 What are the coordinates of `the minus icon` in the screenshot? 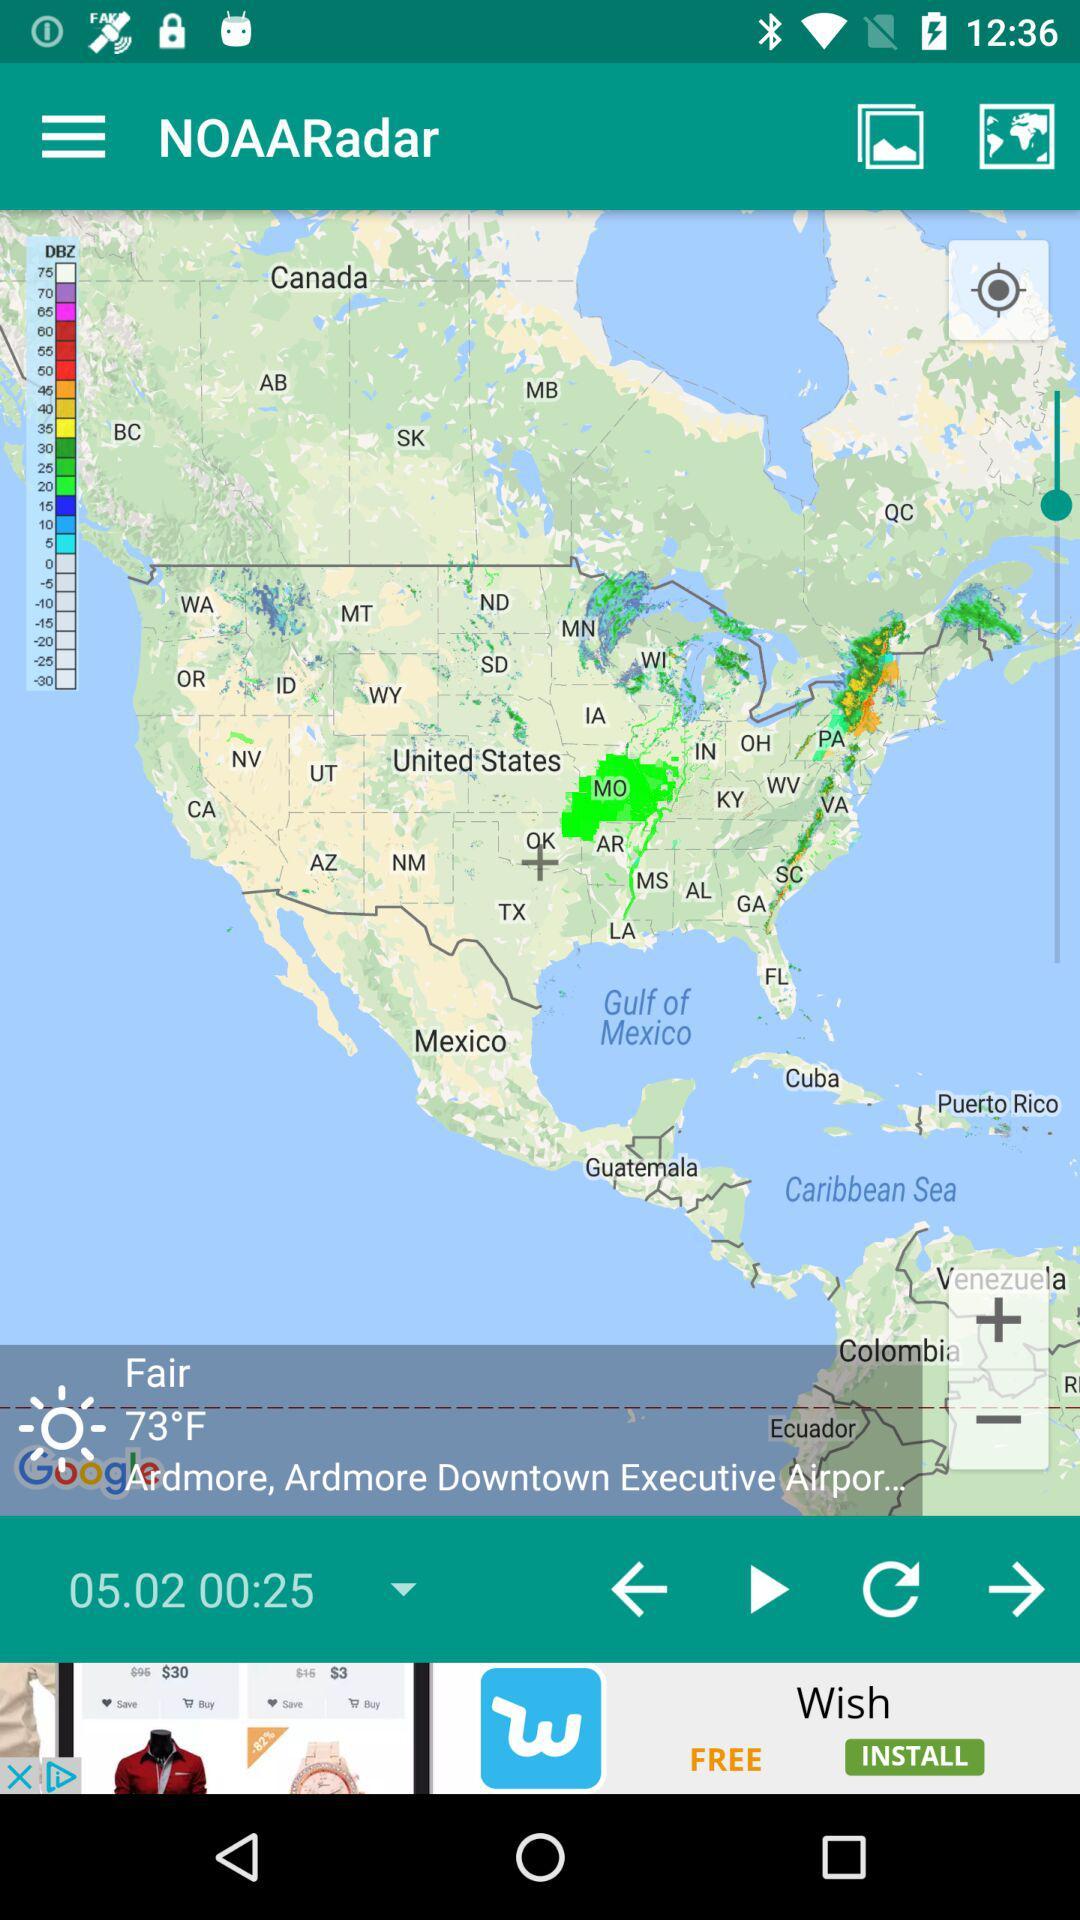 It's located at (998, 1421).